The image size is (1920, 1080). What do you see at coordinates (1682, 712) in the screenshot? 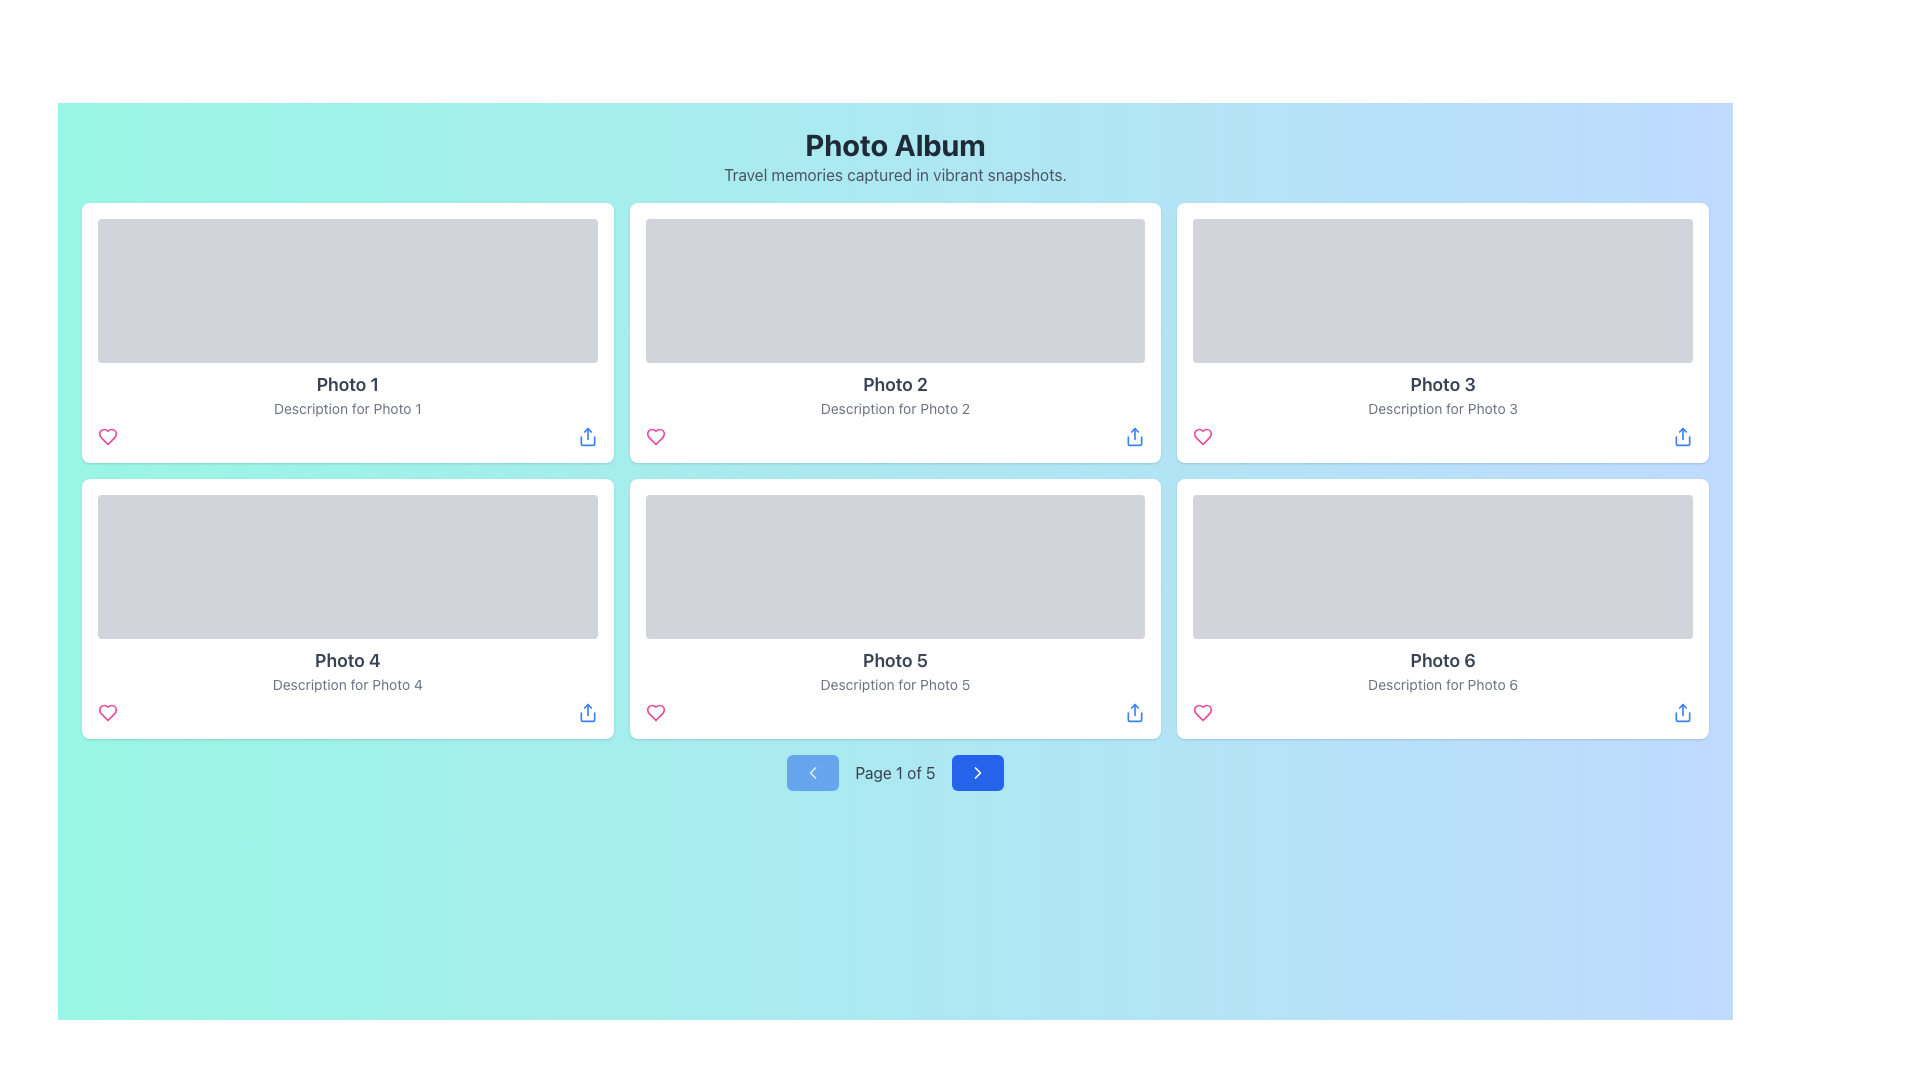
I see `the share button styled in blue with an upward arrow outline located at the bottom right of the 'Photo 6' card` at bounding box center [1682, 712].